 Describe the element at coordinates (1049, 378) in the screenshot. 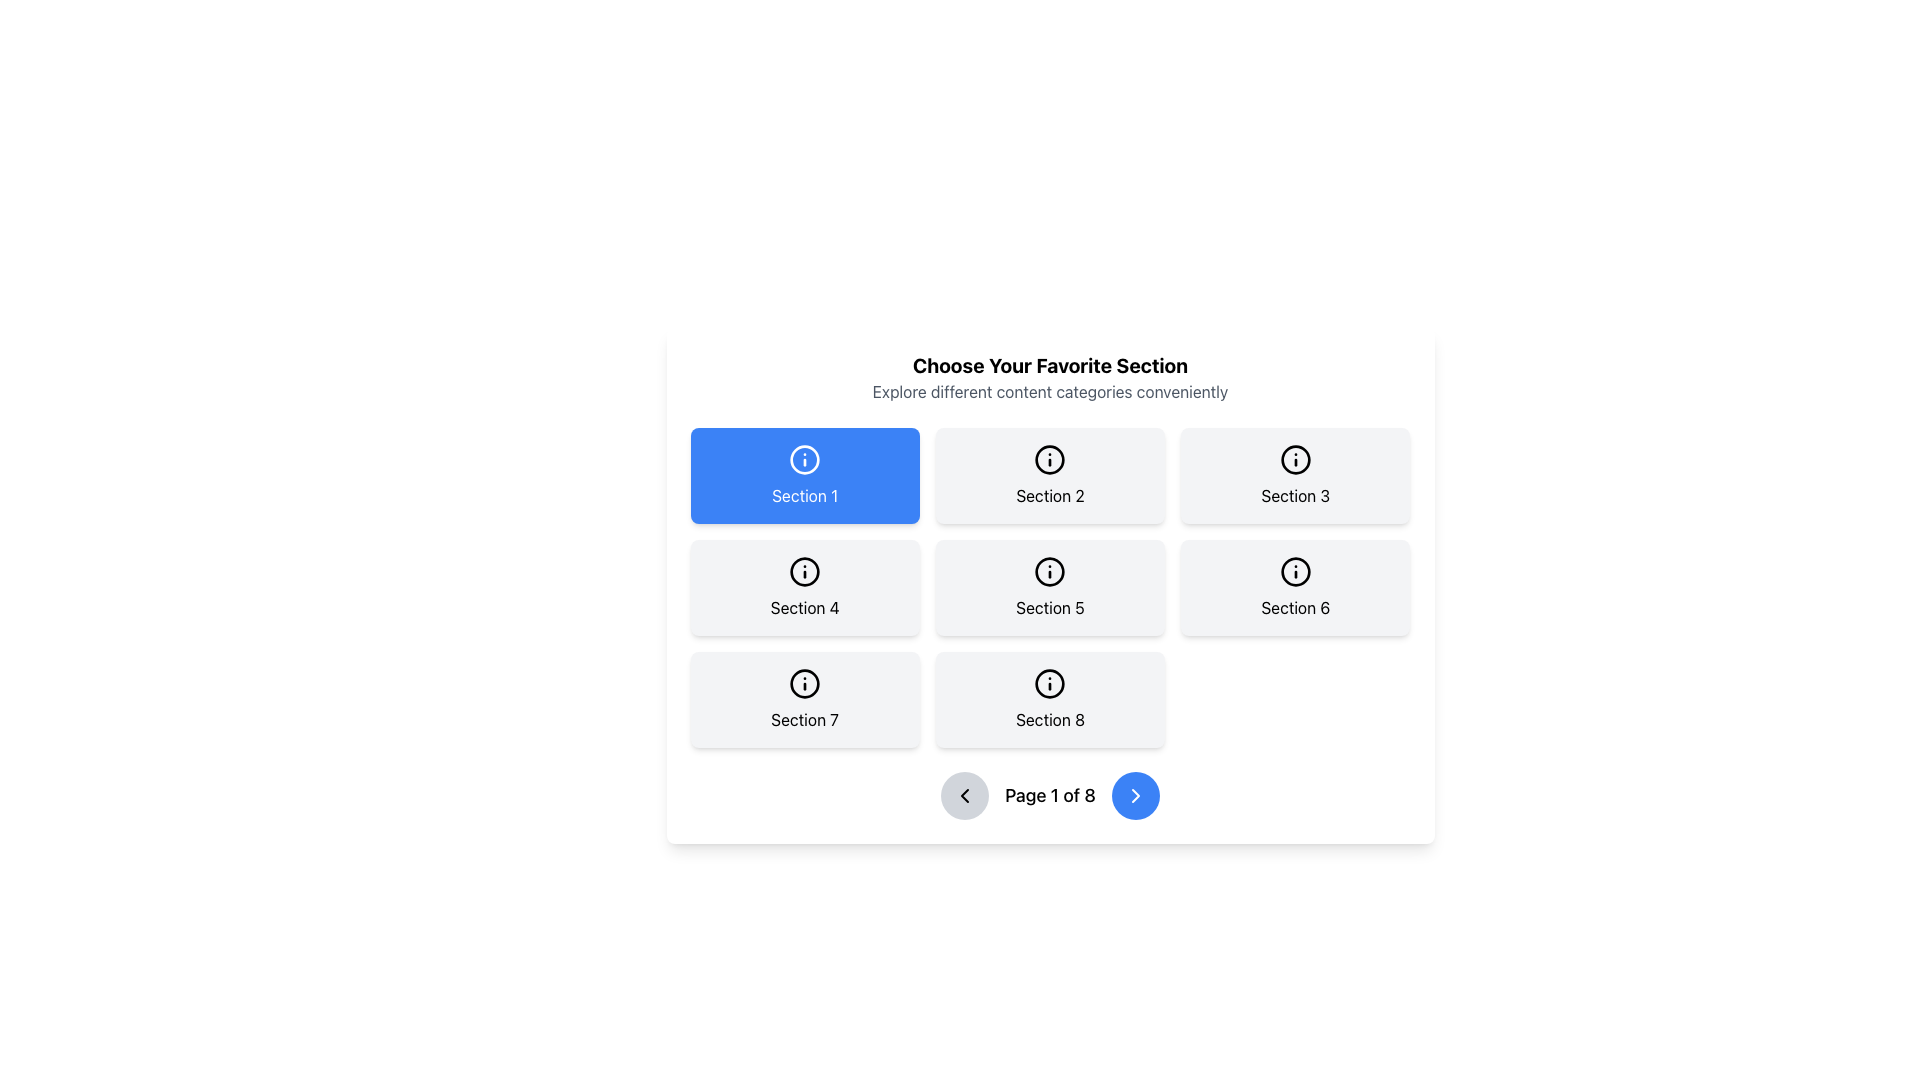

I see `the header text block located at the top of the central card layout, which provides context for the card's selectable options` at that location.